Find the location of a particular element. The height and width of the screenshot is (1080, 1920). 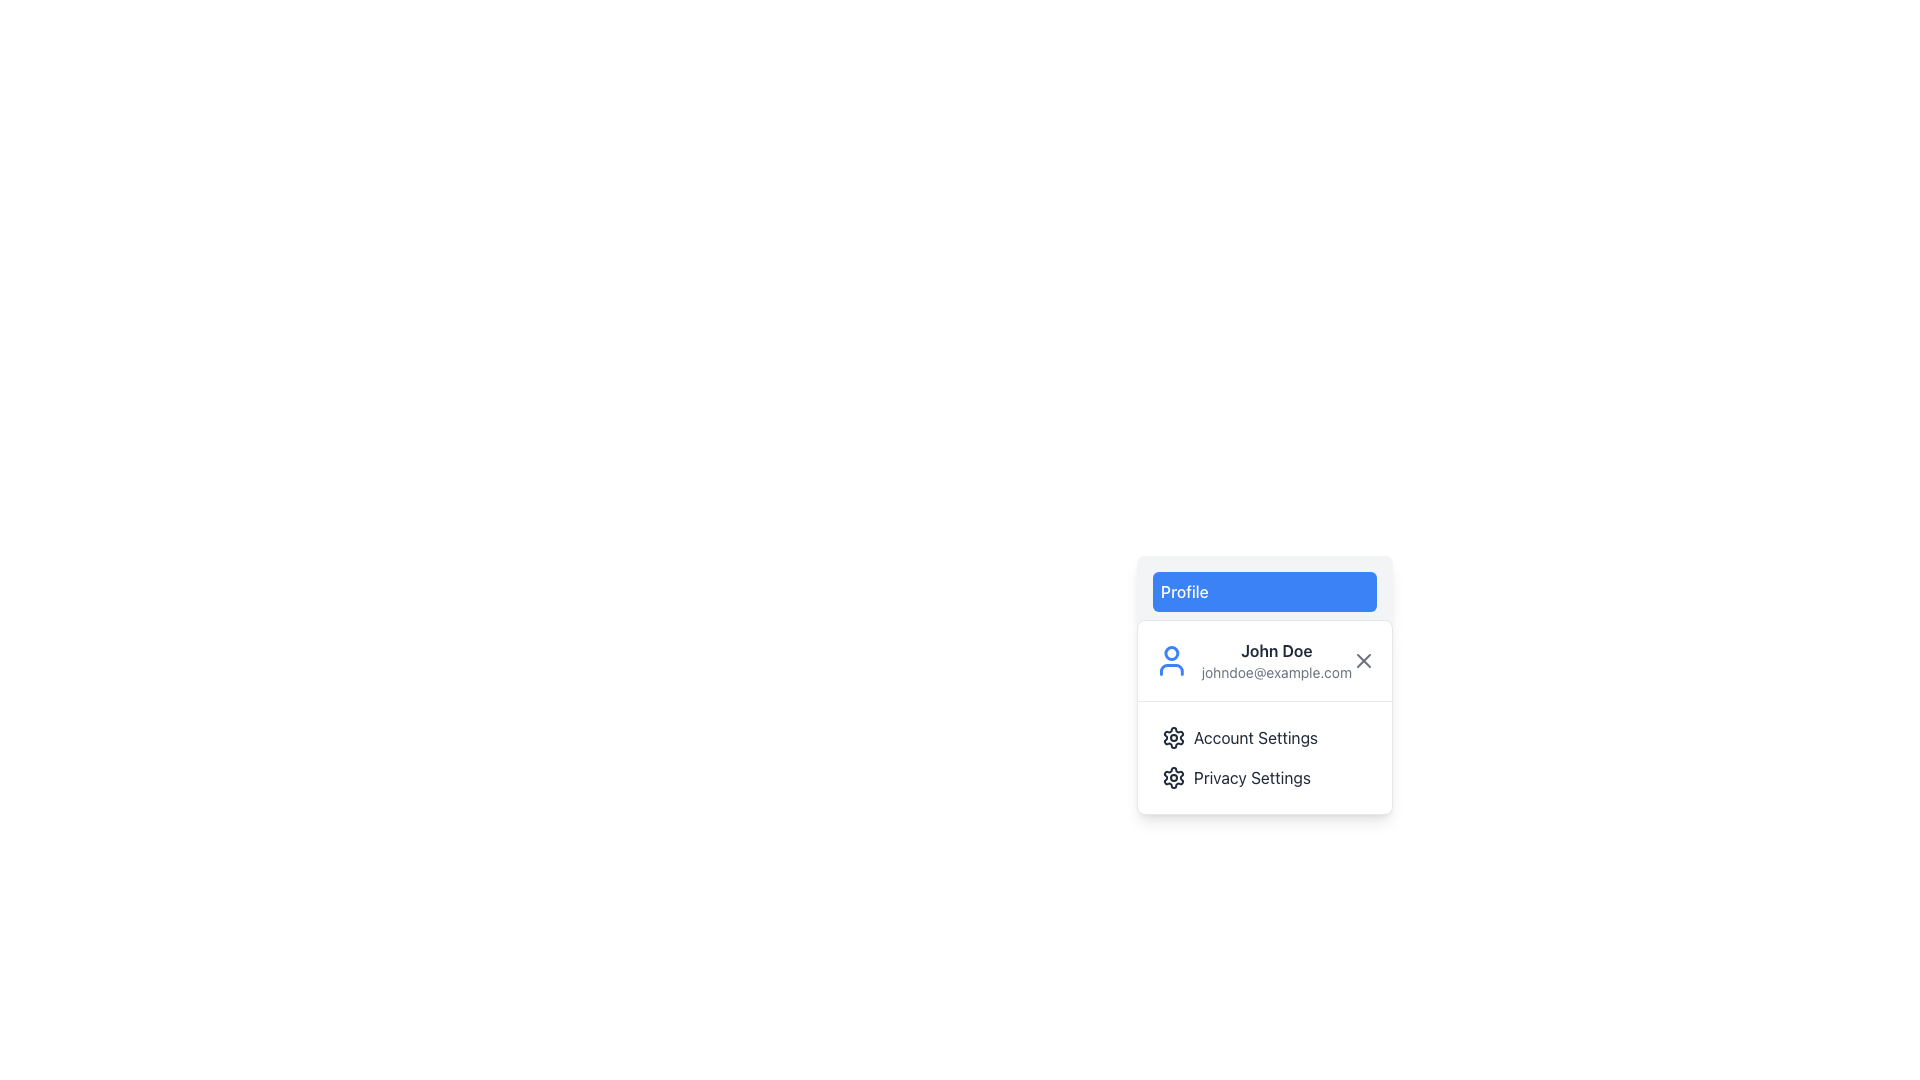

the static text element displaying the user's name in the user account section of the dropdown menu is located at coordinates (1275, 651).